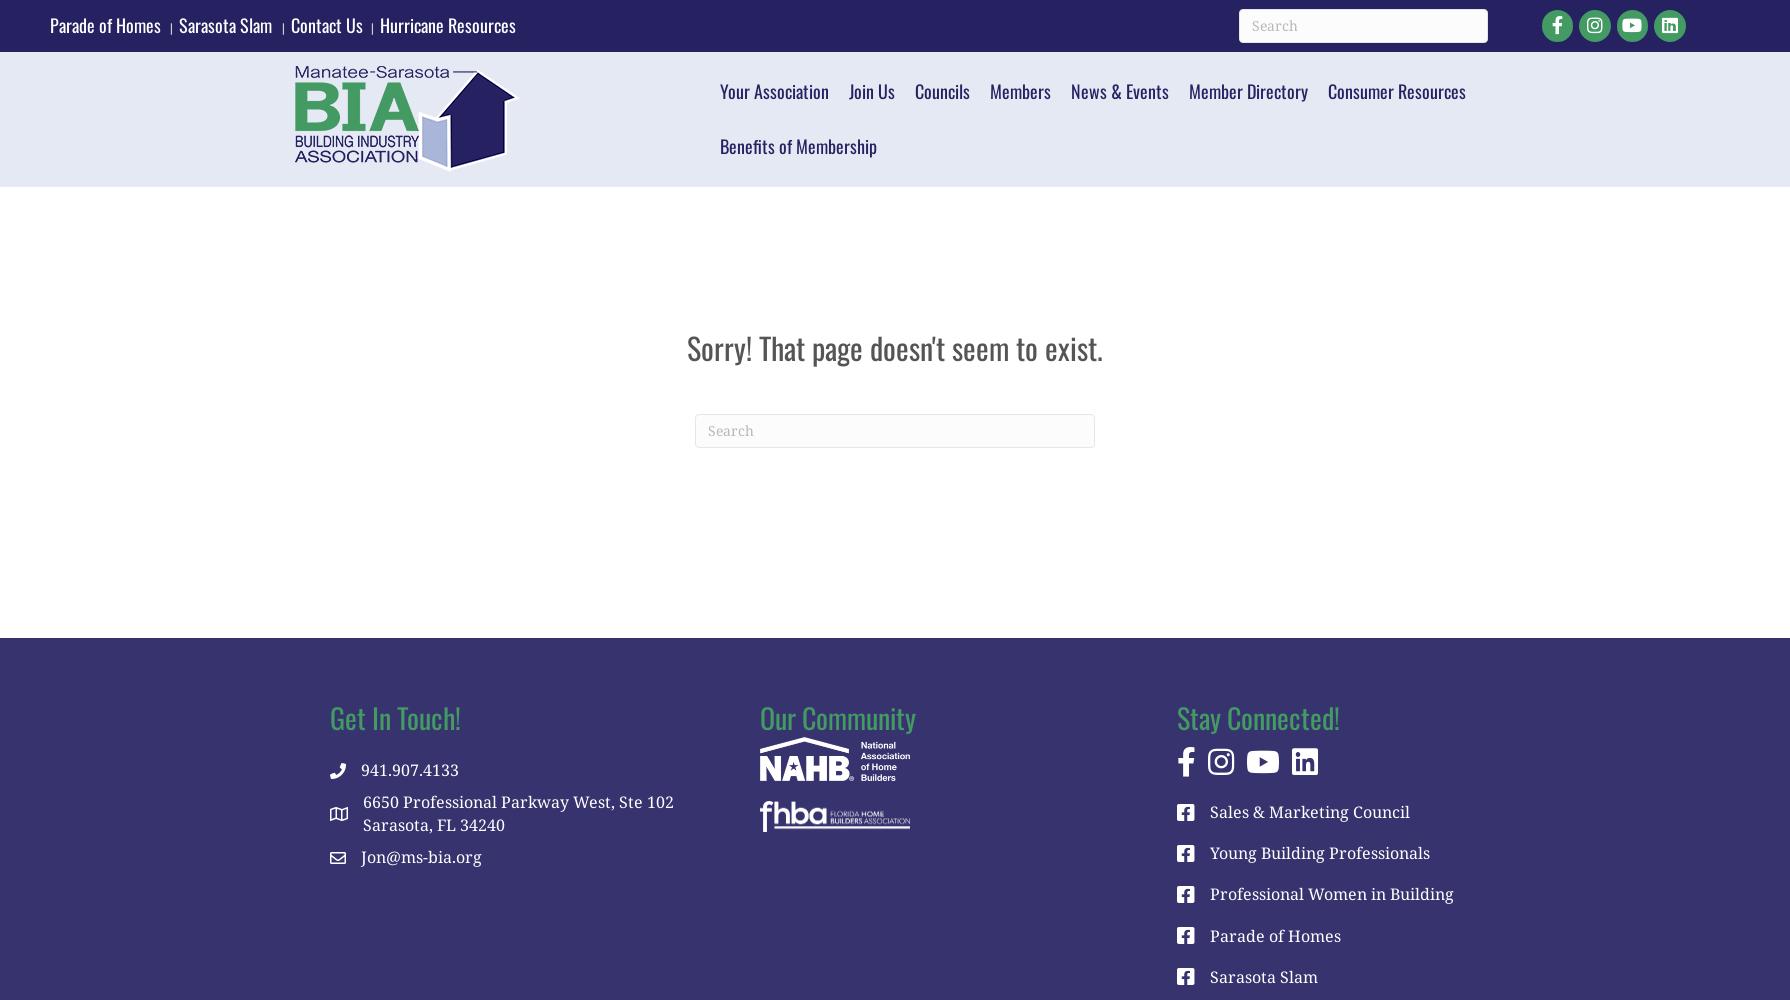 The width and height of the screenshot is (1790, 1000). I want to click on 'Consumer Resources', so click(1395, 89).